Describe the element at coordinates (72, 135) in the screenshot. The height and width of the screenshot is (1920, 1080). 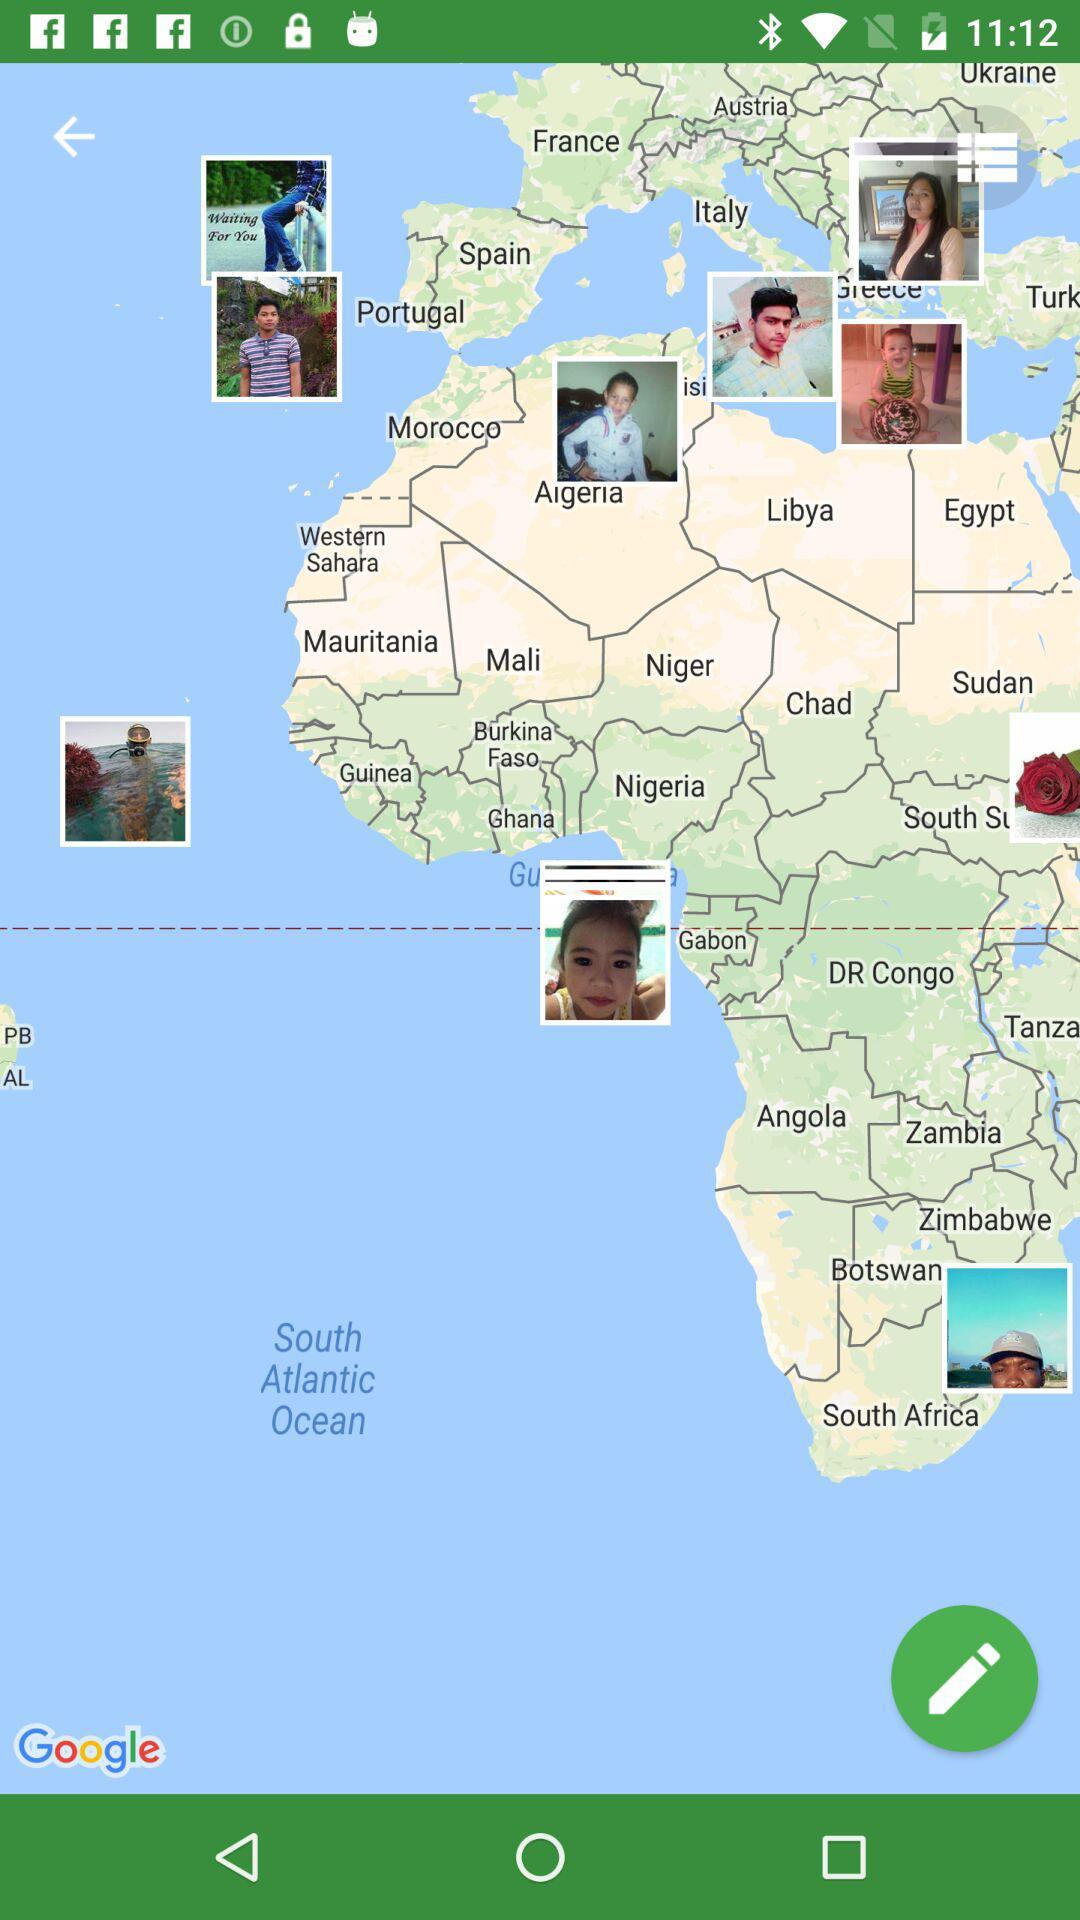
I see `previous page` at that location.